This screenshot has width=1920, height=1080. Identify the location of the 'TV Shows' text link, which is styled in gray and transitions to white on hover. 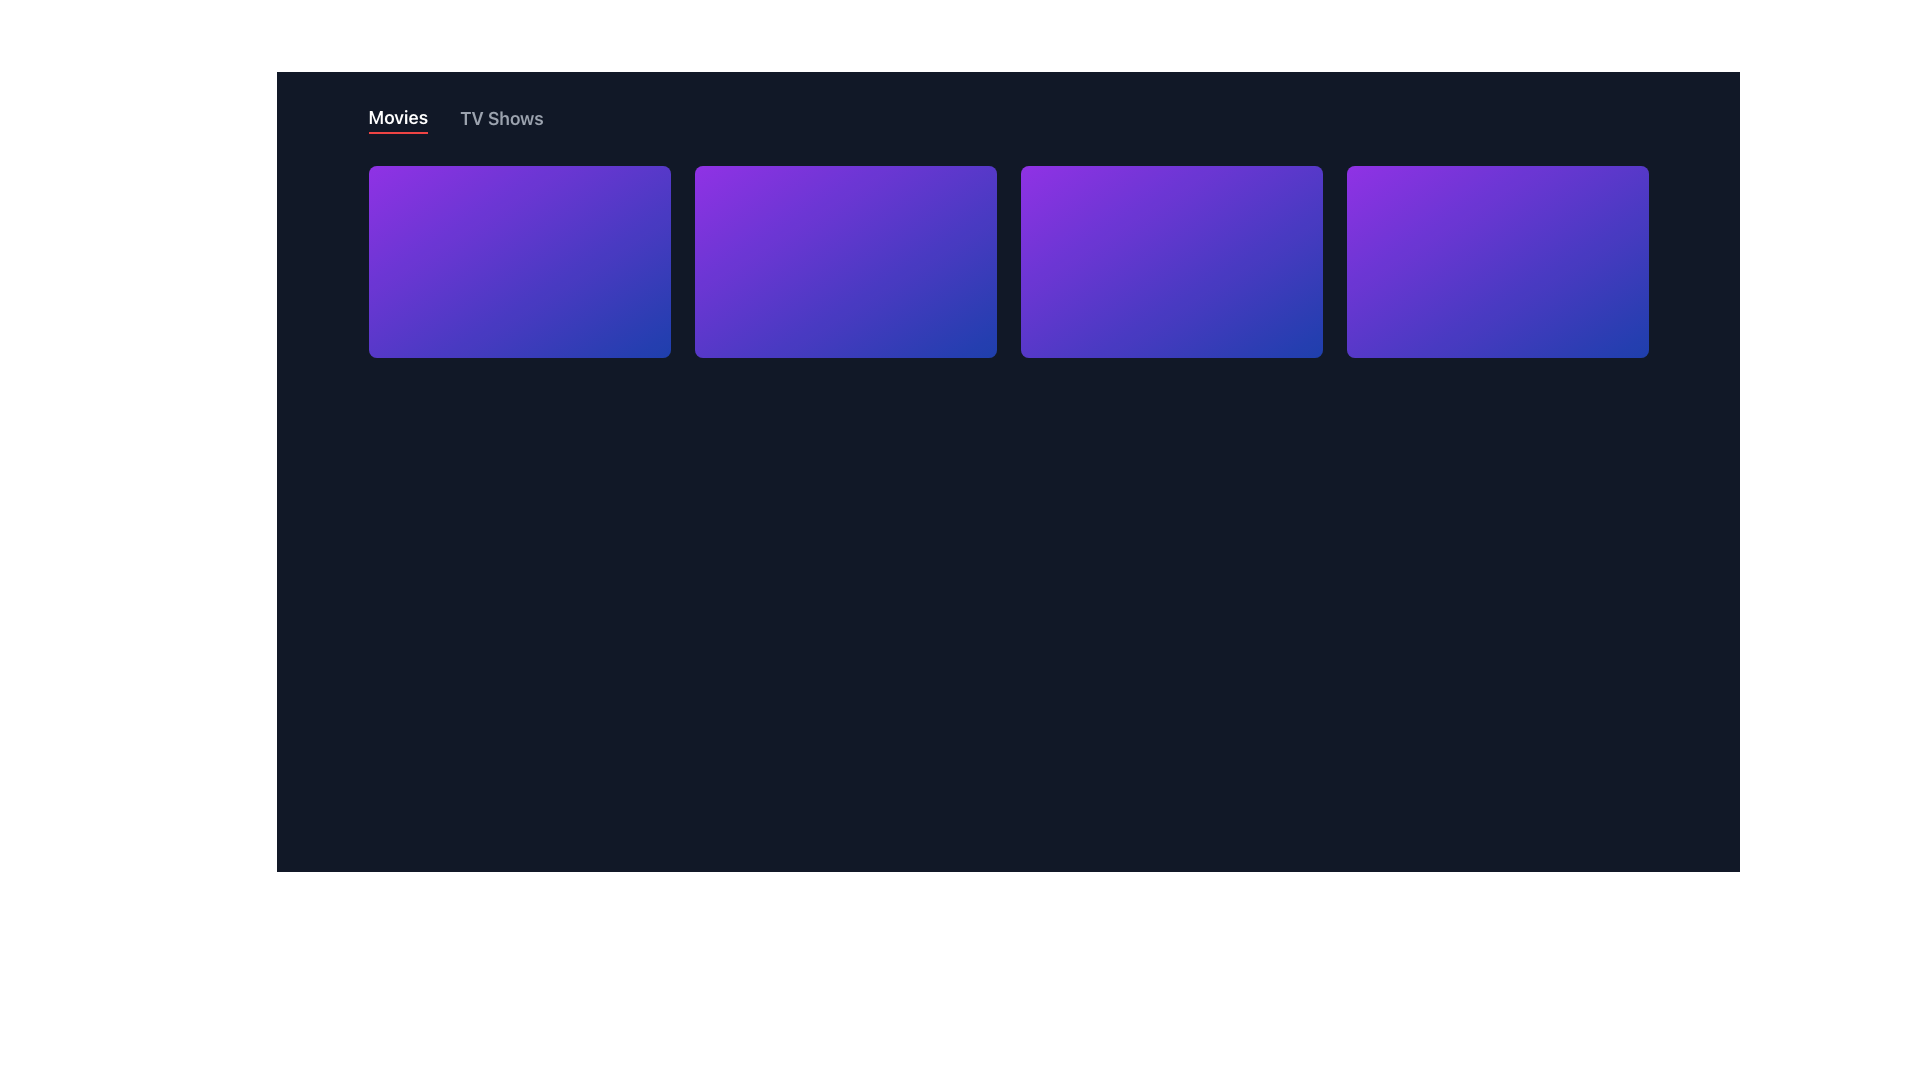
(501, 119).